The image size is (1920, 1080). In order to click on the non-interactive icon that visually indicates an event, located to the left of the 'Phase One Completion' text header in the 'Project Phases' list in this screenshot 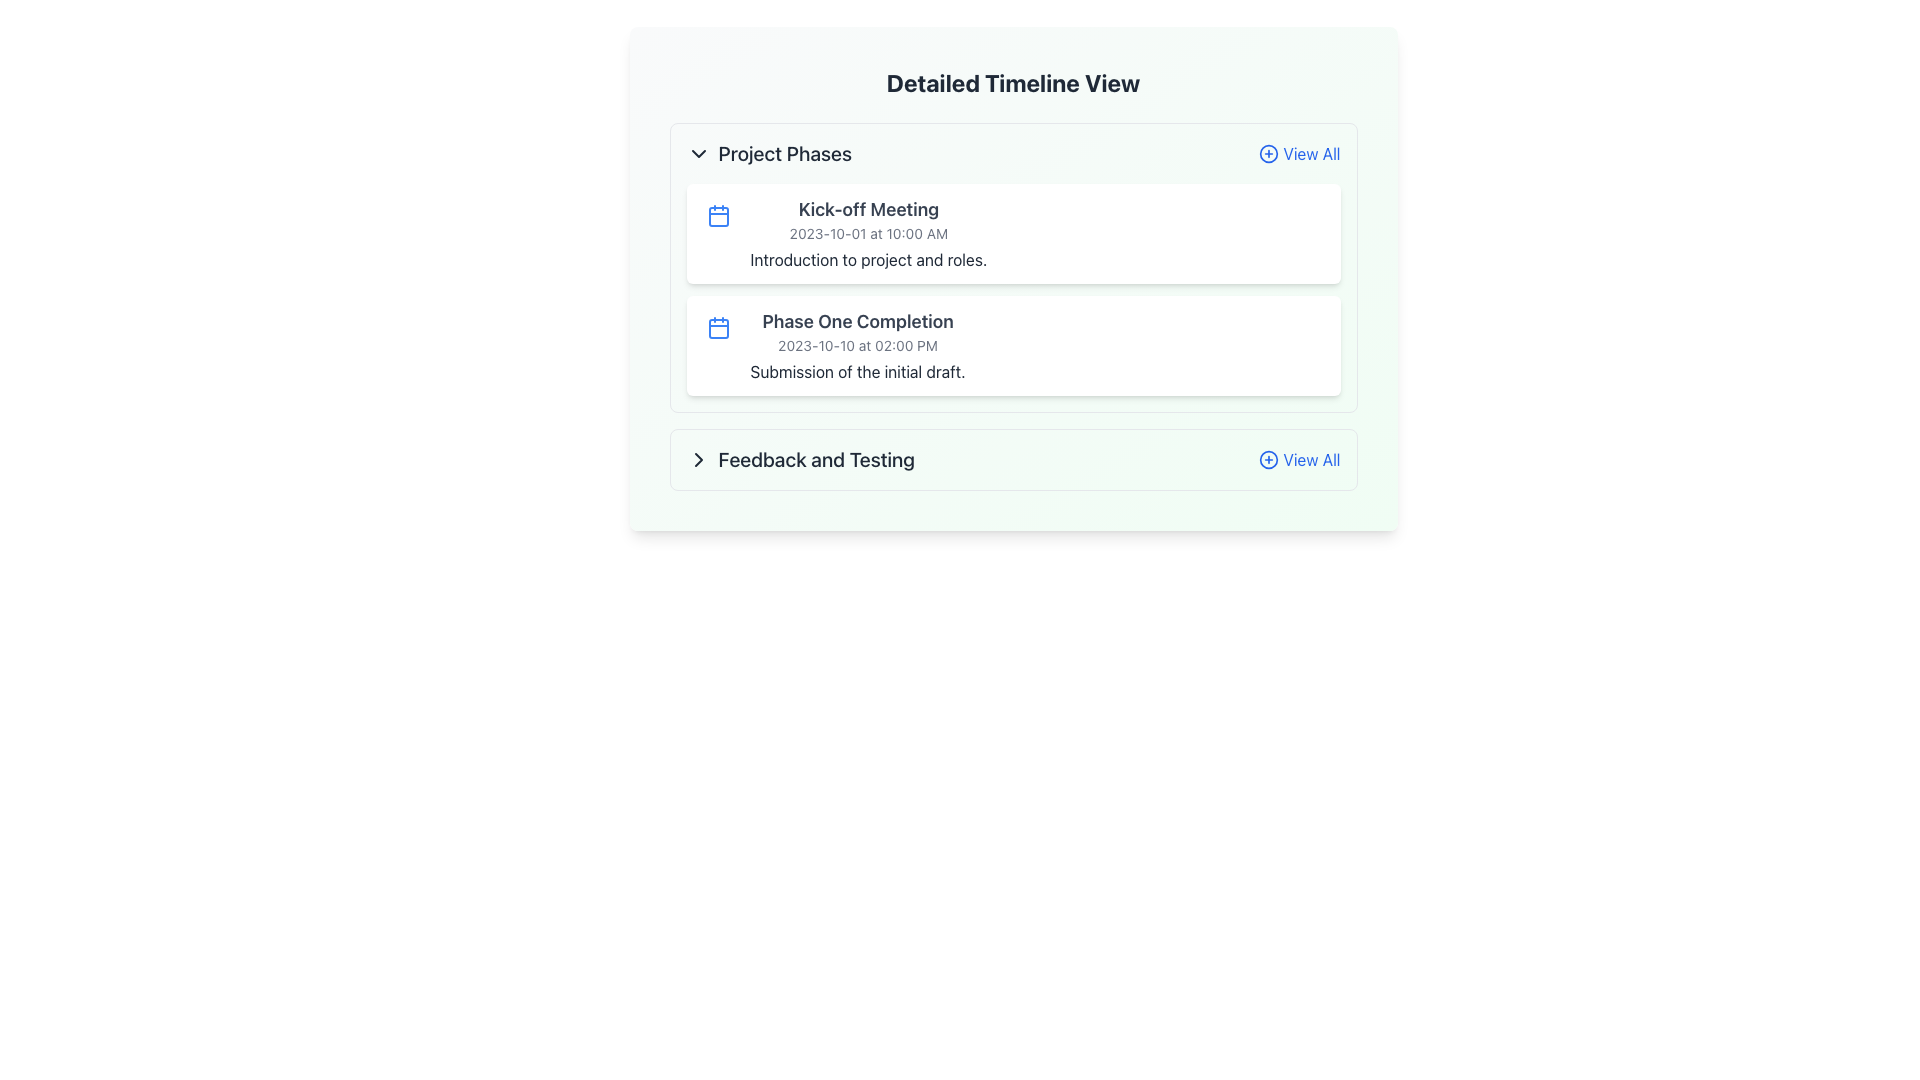, I will do `click(718, 326)`.